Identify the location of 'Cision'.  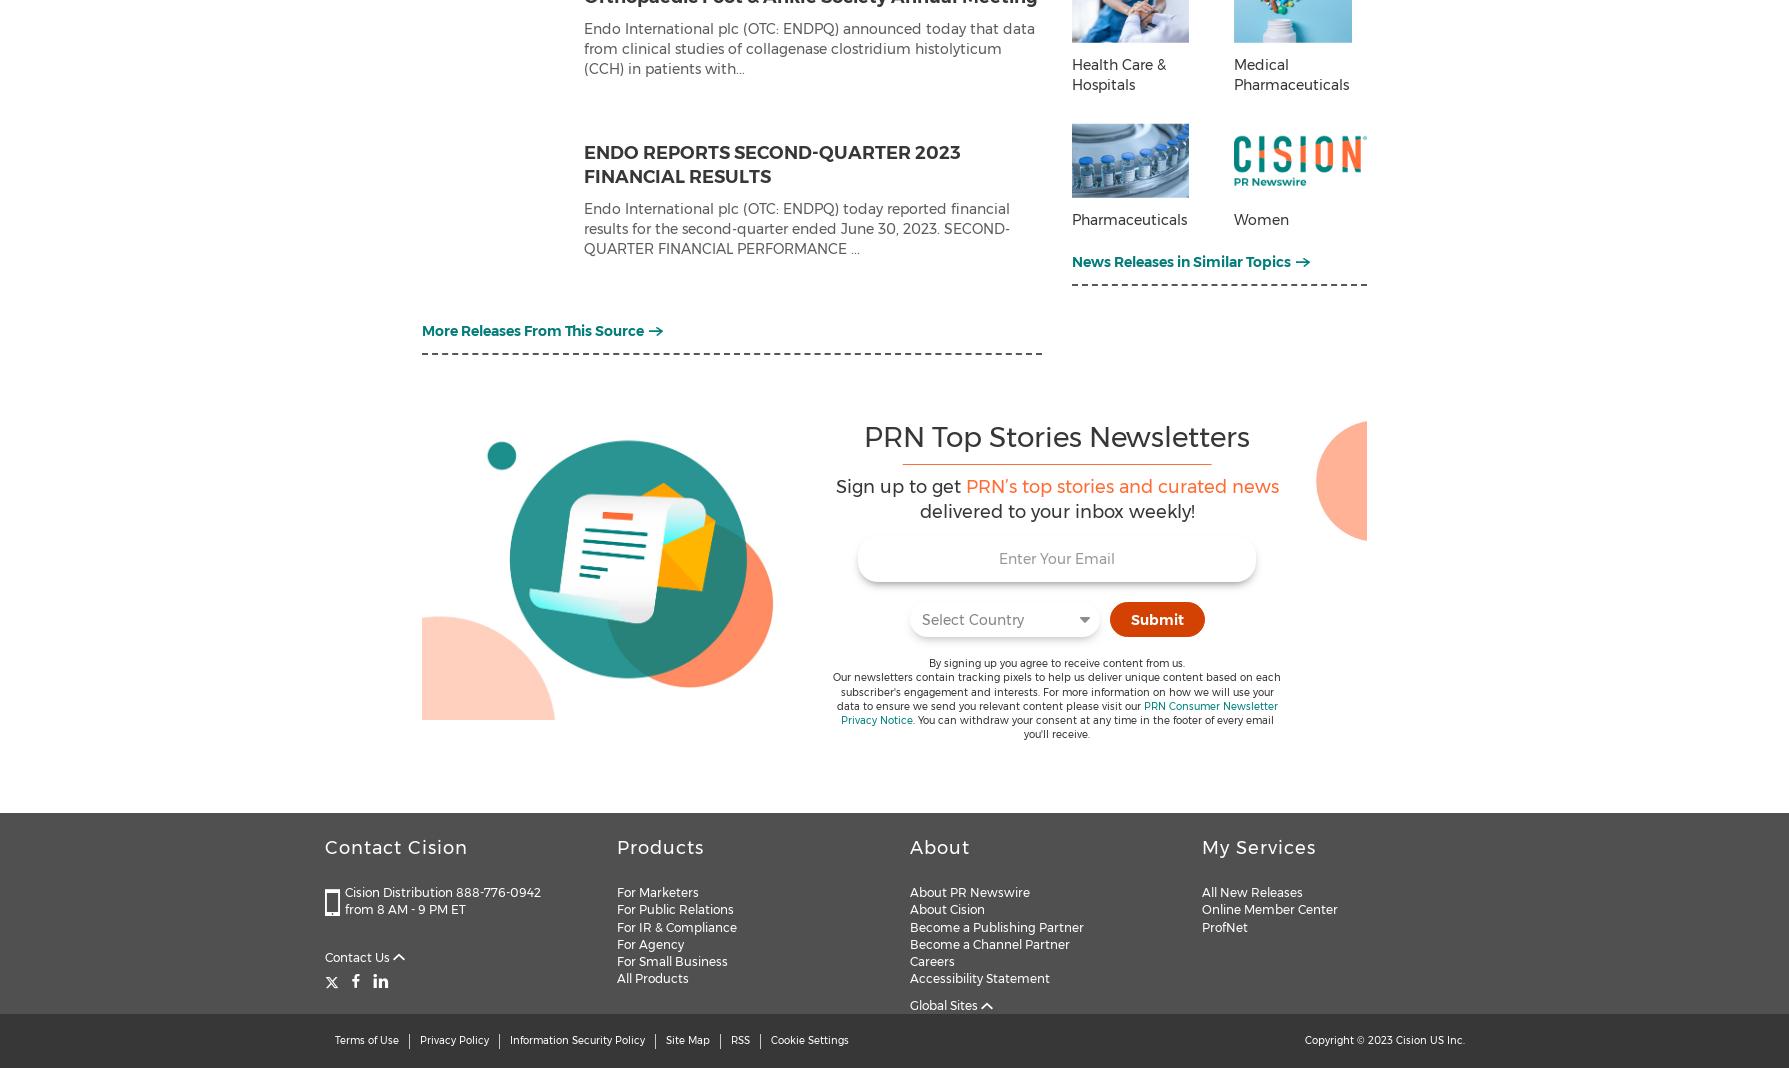
(1410, 1040).